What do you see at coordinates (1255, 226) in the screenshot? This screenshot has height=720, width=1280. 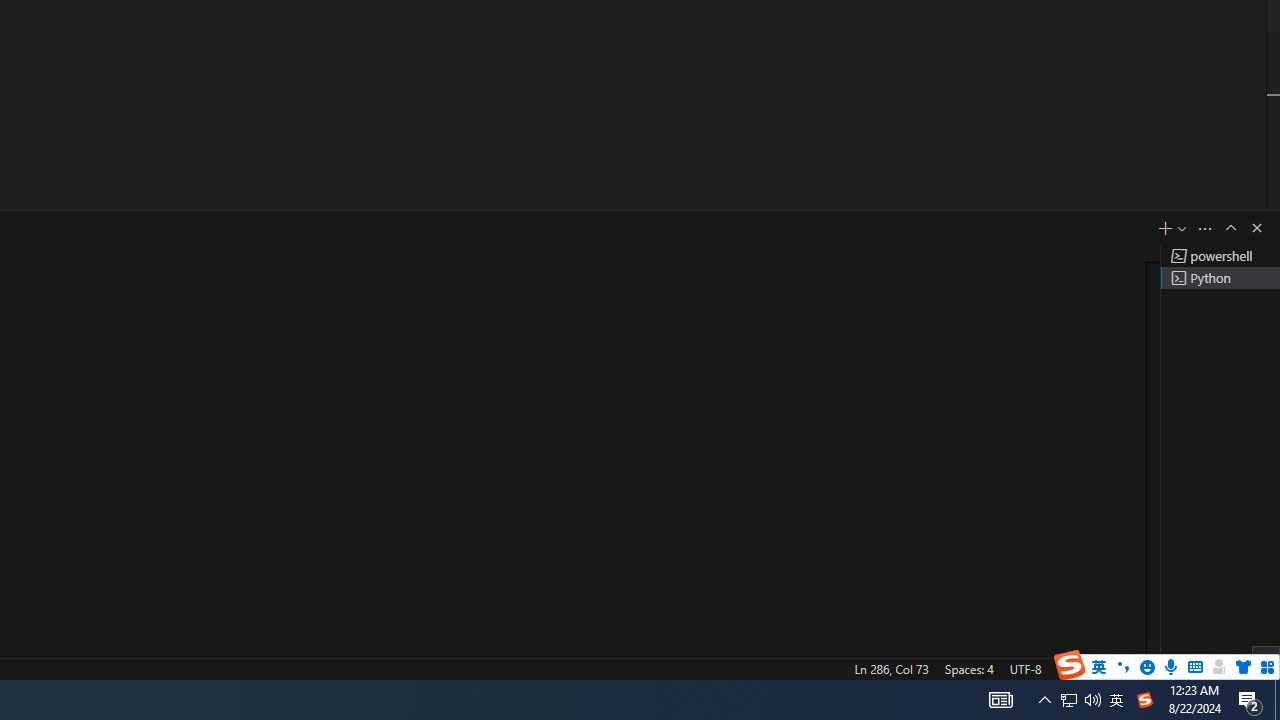 I see `'Hide Panel'` at bounding box center [1255, 226].